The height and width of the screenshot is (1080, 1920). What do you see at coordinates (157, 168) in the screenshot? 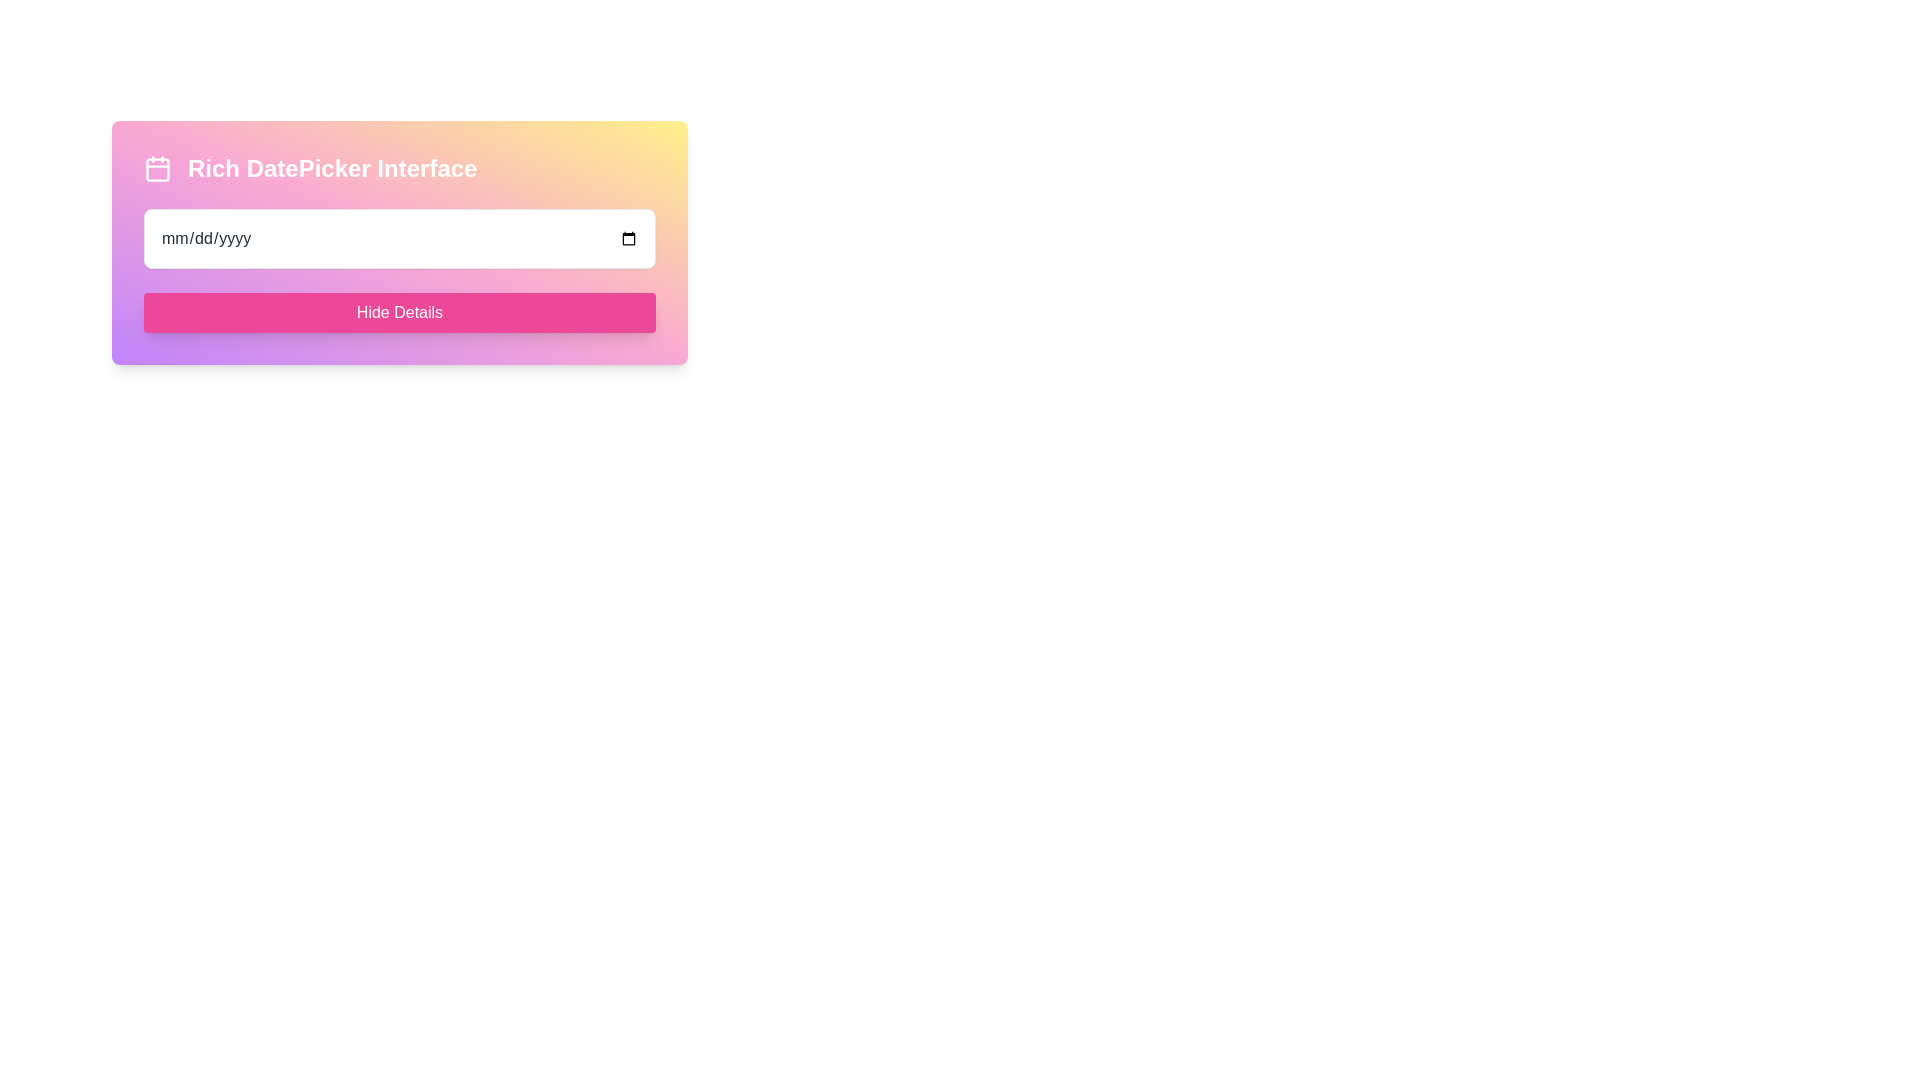
I see `the central rounded rectangular shape of the calendar icon, which is positioned to the left of the text 'Rich DatePicker Interface'` at bounding box center [157, 168].